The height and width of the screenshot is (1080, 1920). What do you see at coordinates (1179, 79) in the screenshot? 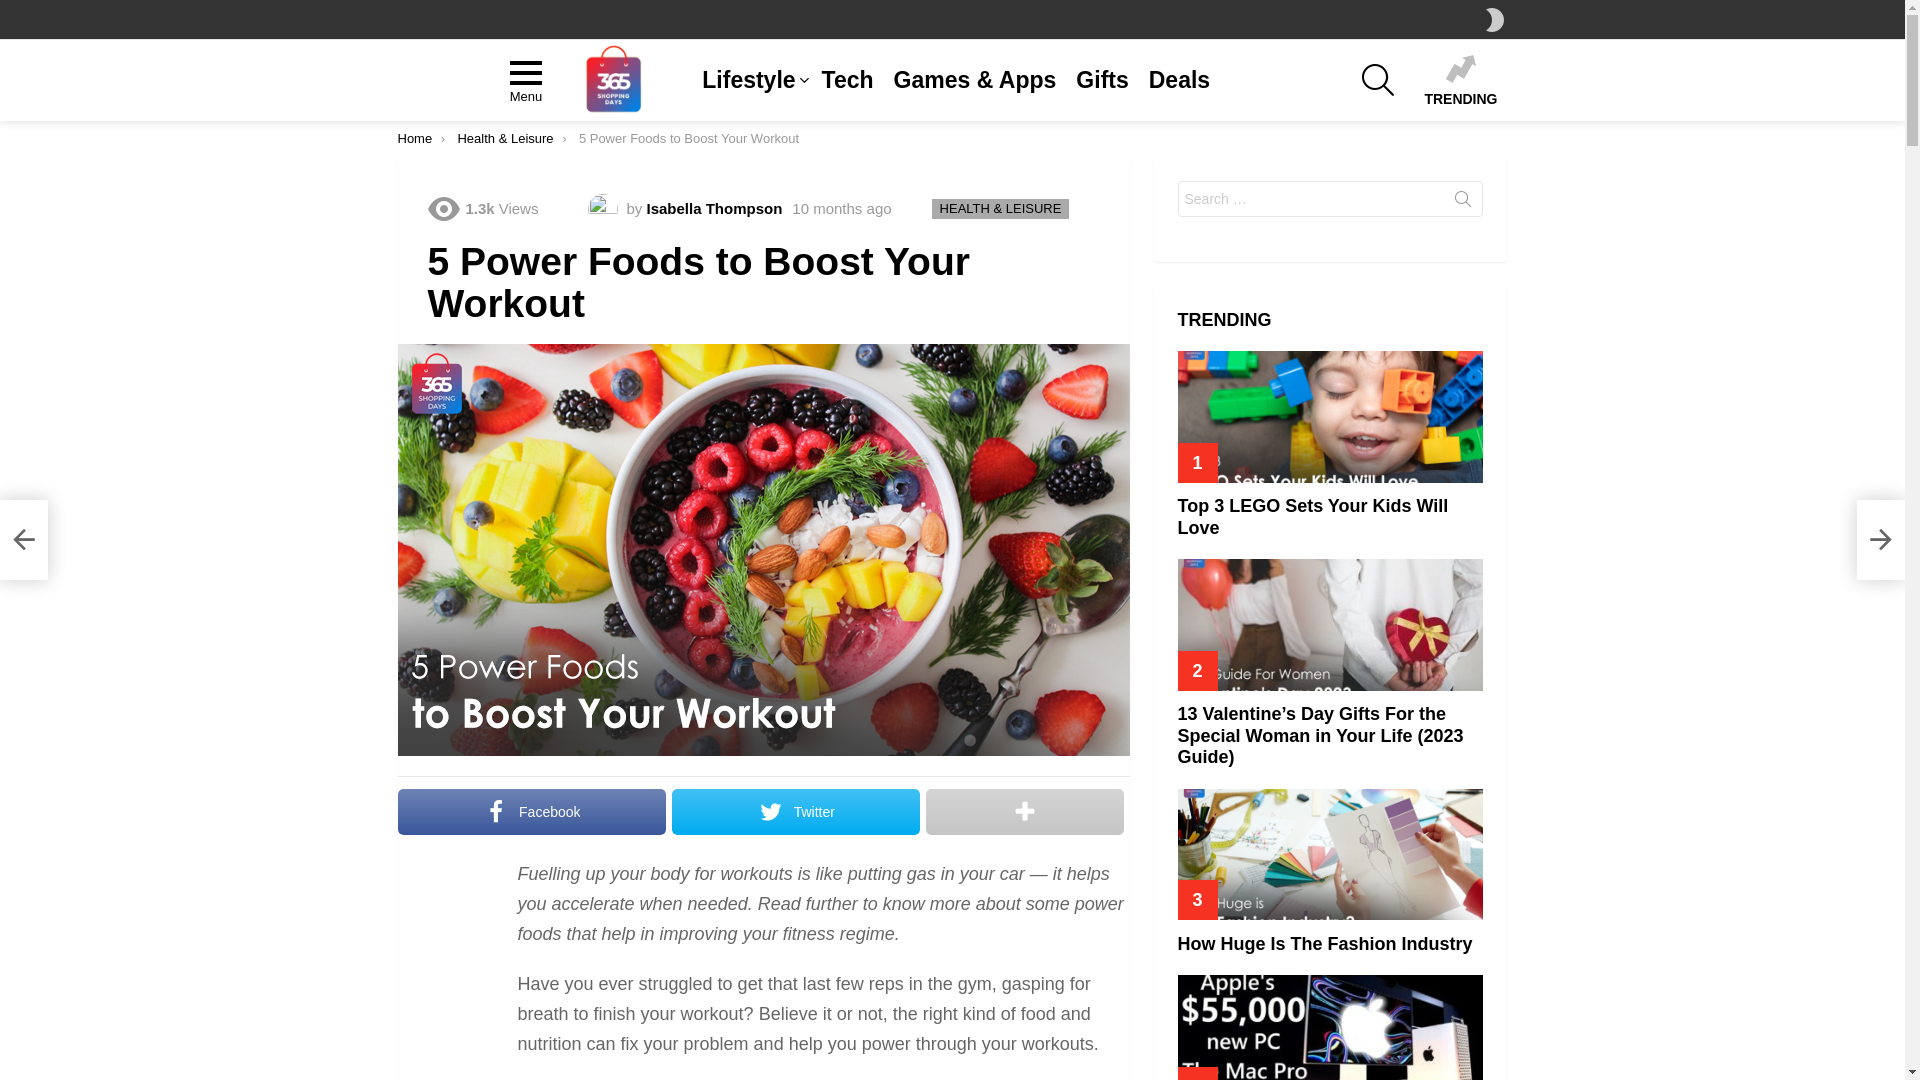
I see `'Deals'` at bounding box center [1179, 79].